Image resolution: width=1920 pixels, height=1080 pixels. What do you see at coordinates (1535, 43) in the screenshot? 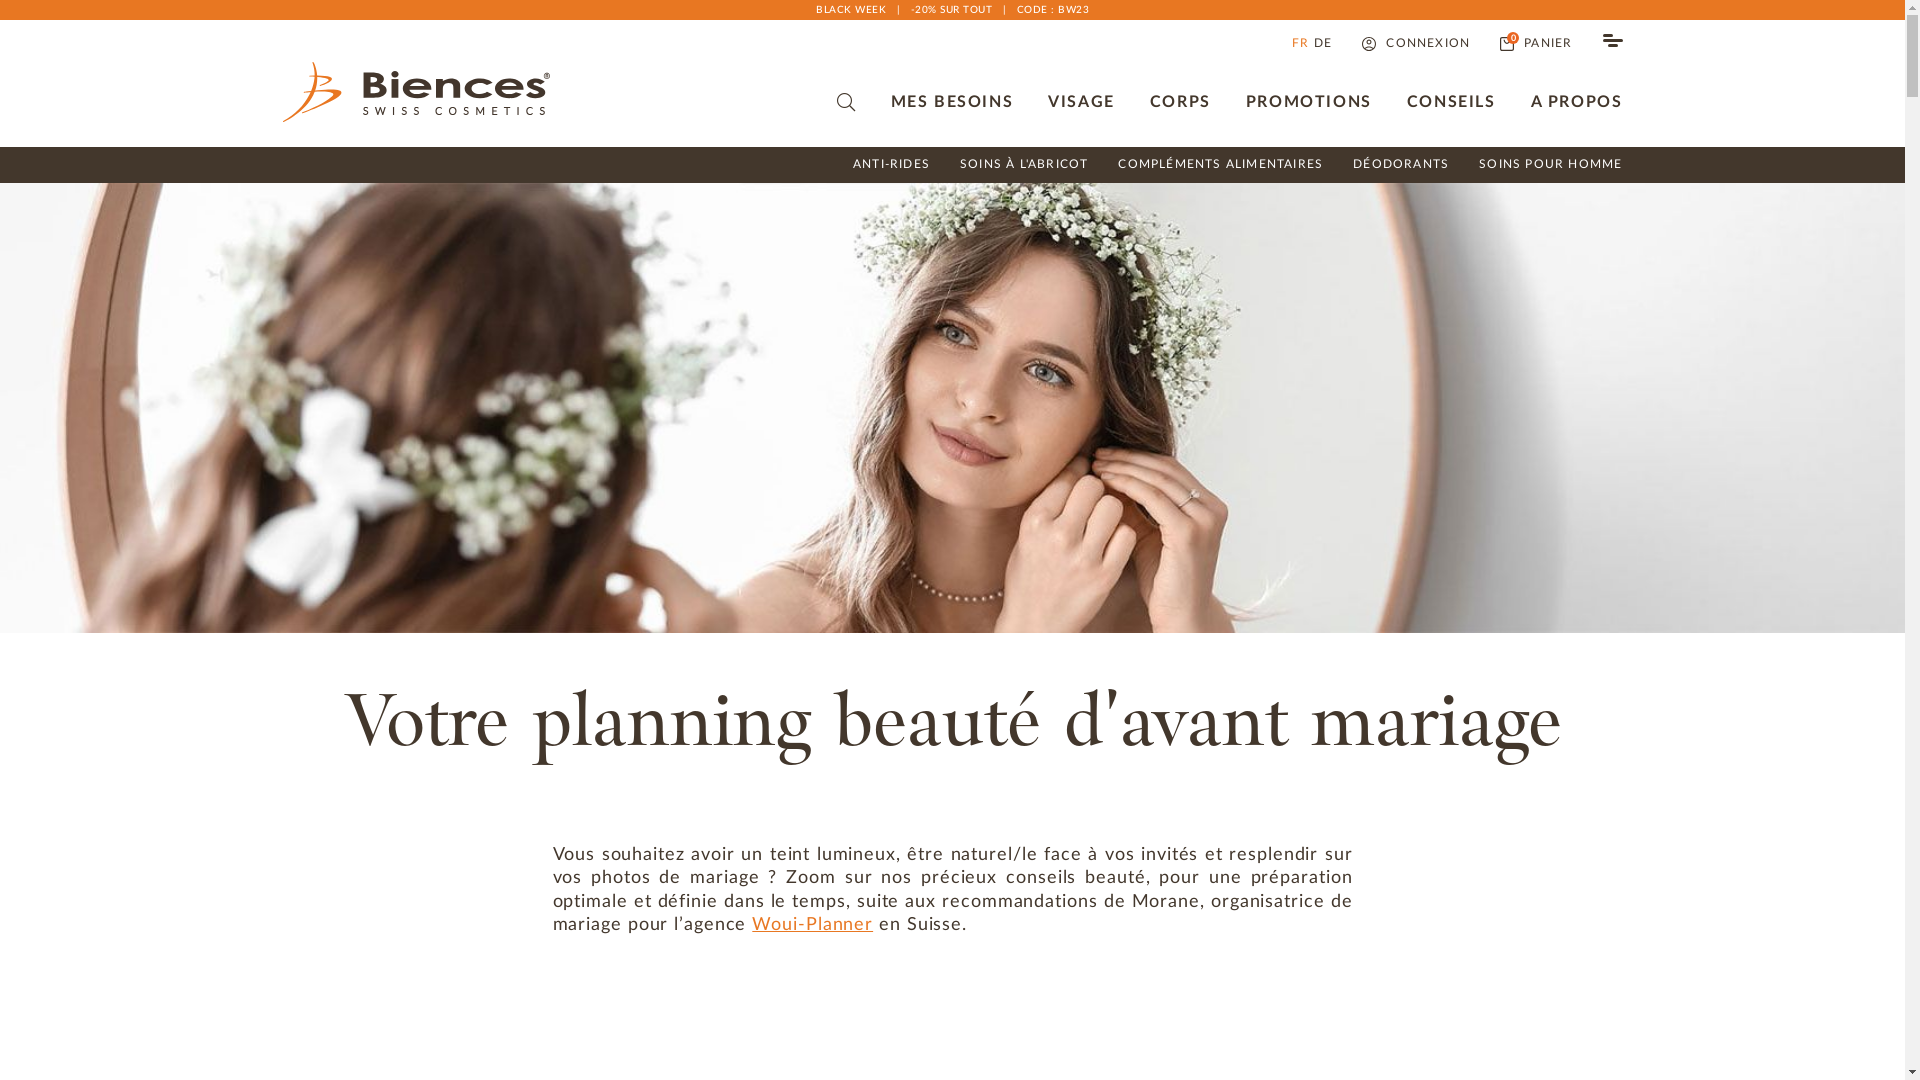
I see `'0` at bounding box center [1535, 43].